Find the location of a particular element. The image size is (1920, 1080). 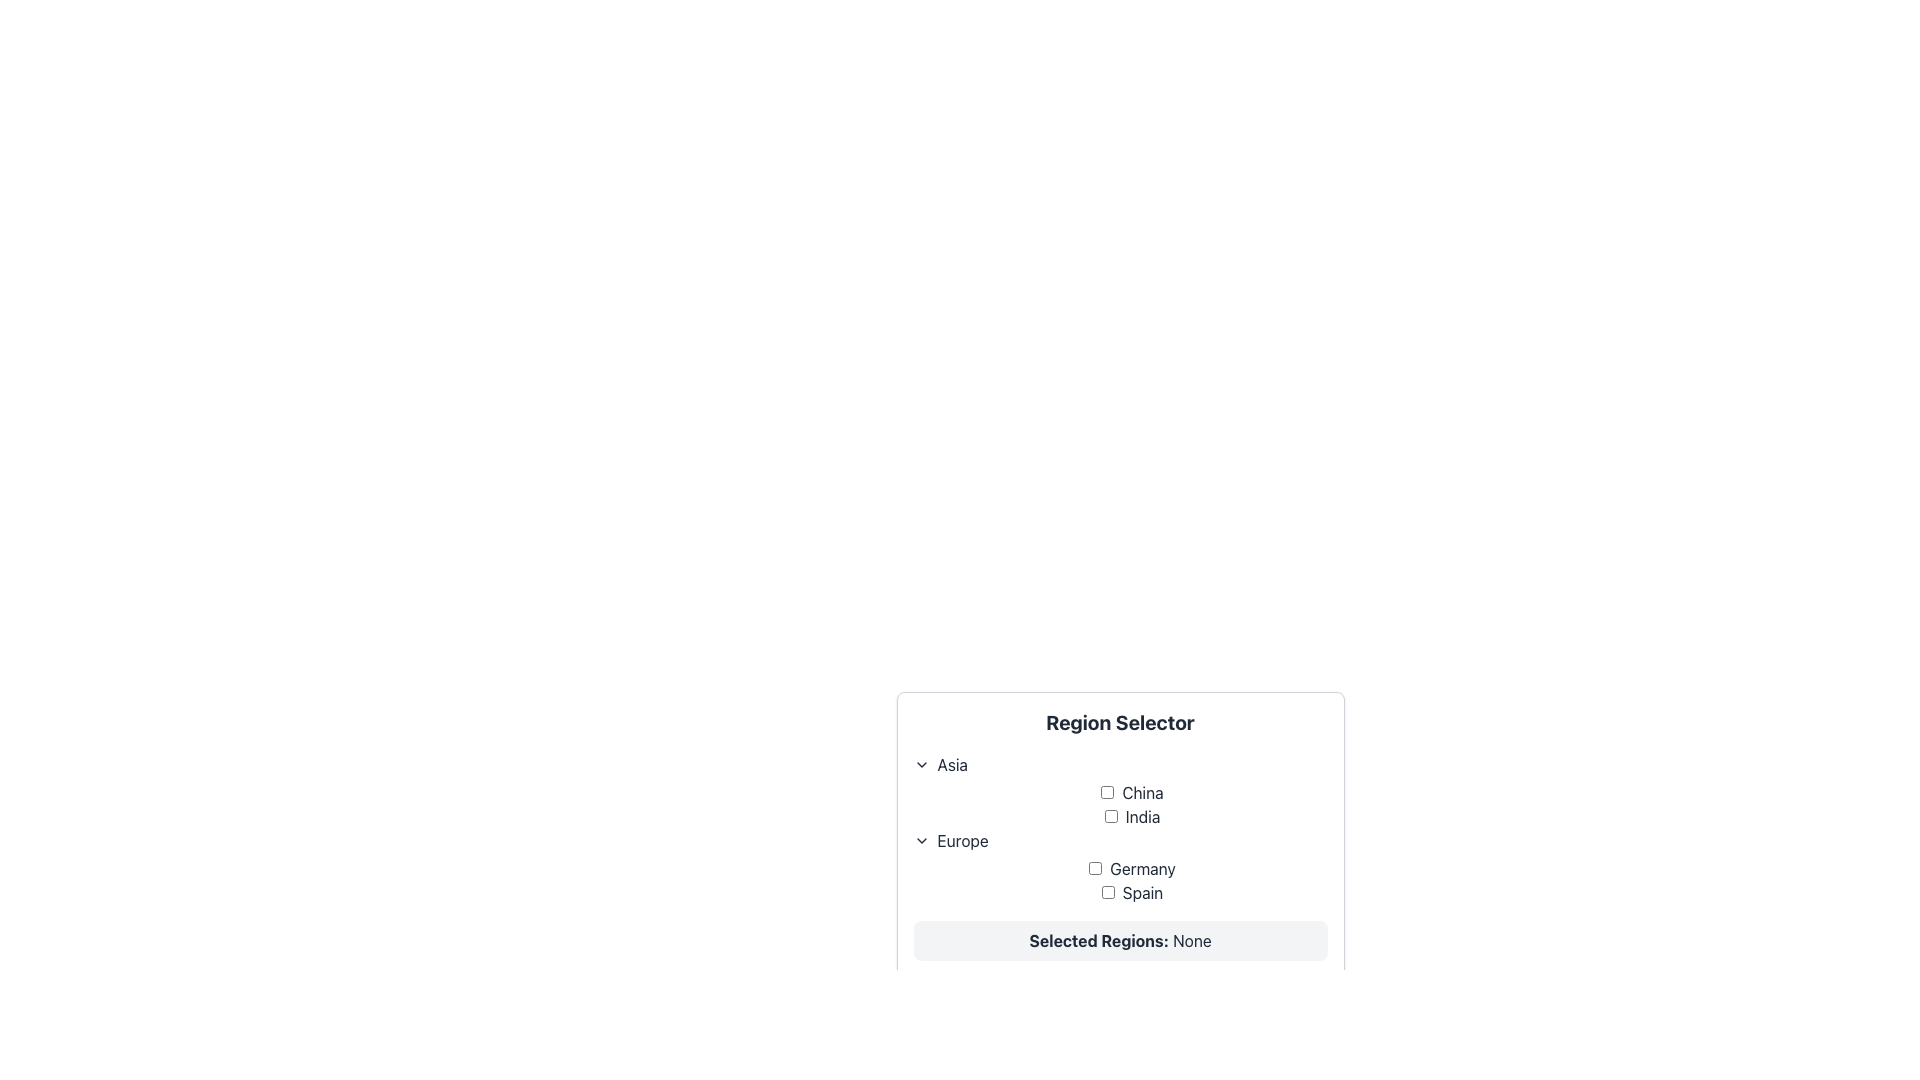

the checkbox next to 'Germany' in the 'Europe' section of the 'Region Selector' interface is located at coordinates (1120, 879).